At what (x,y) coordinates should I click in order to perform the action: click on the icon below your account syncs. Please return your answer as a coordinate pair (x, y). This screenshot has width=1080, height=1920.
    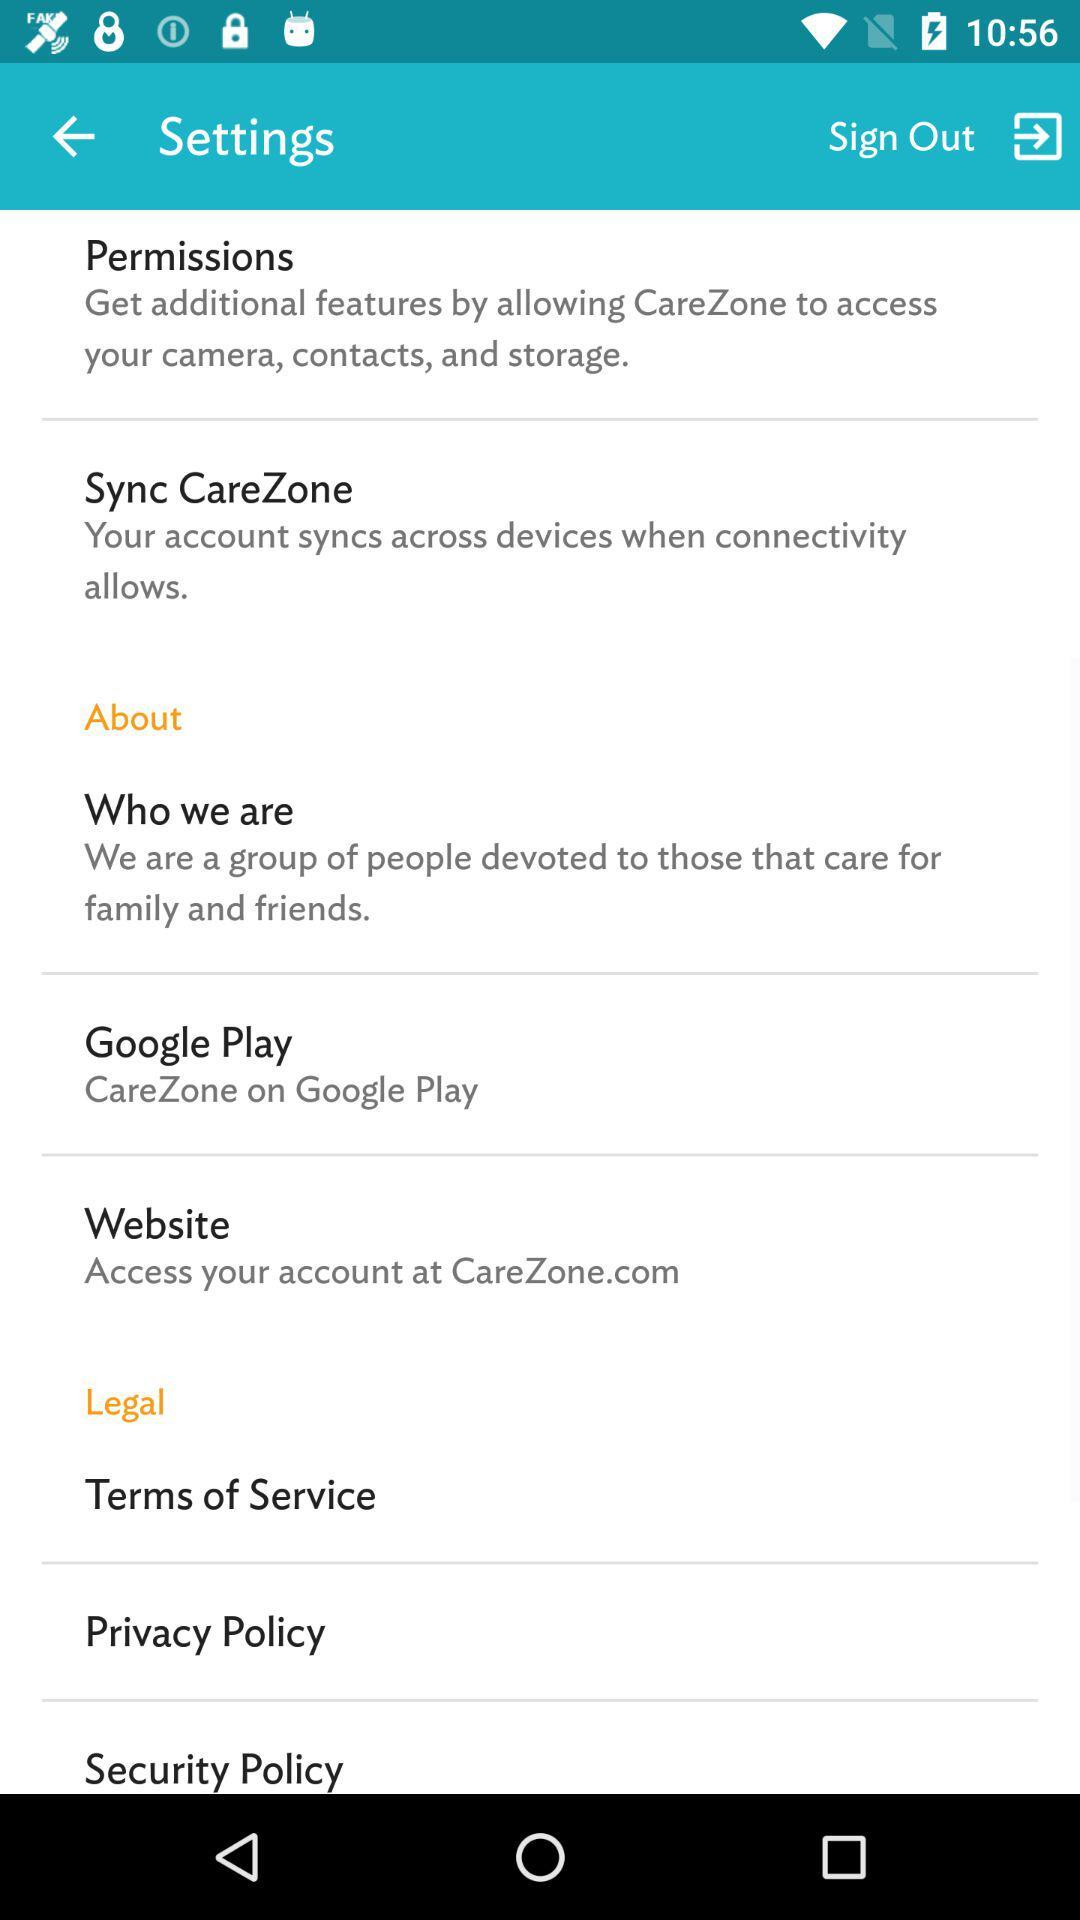
    Looking at the image, I should click on (540, 696).